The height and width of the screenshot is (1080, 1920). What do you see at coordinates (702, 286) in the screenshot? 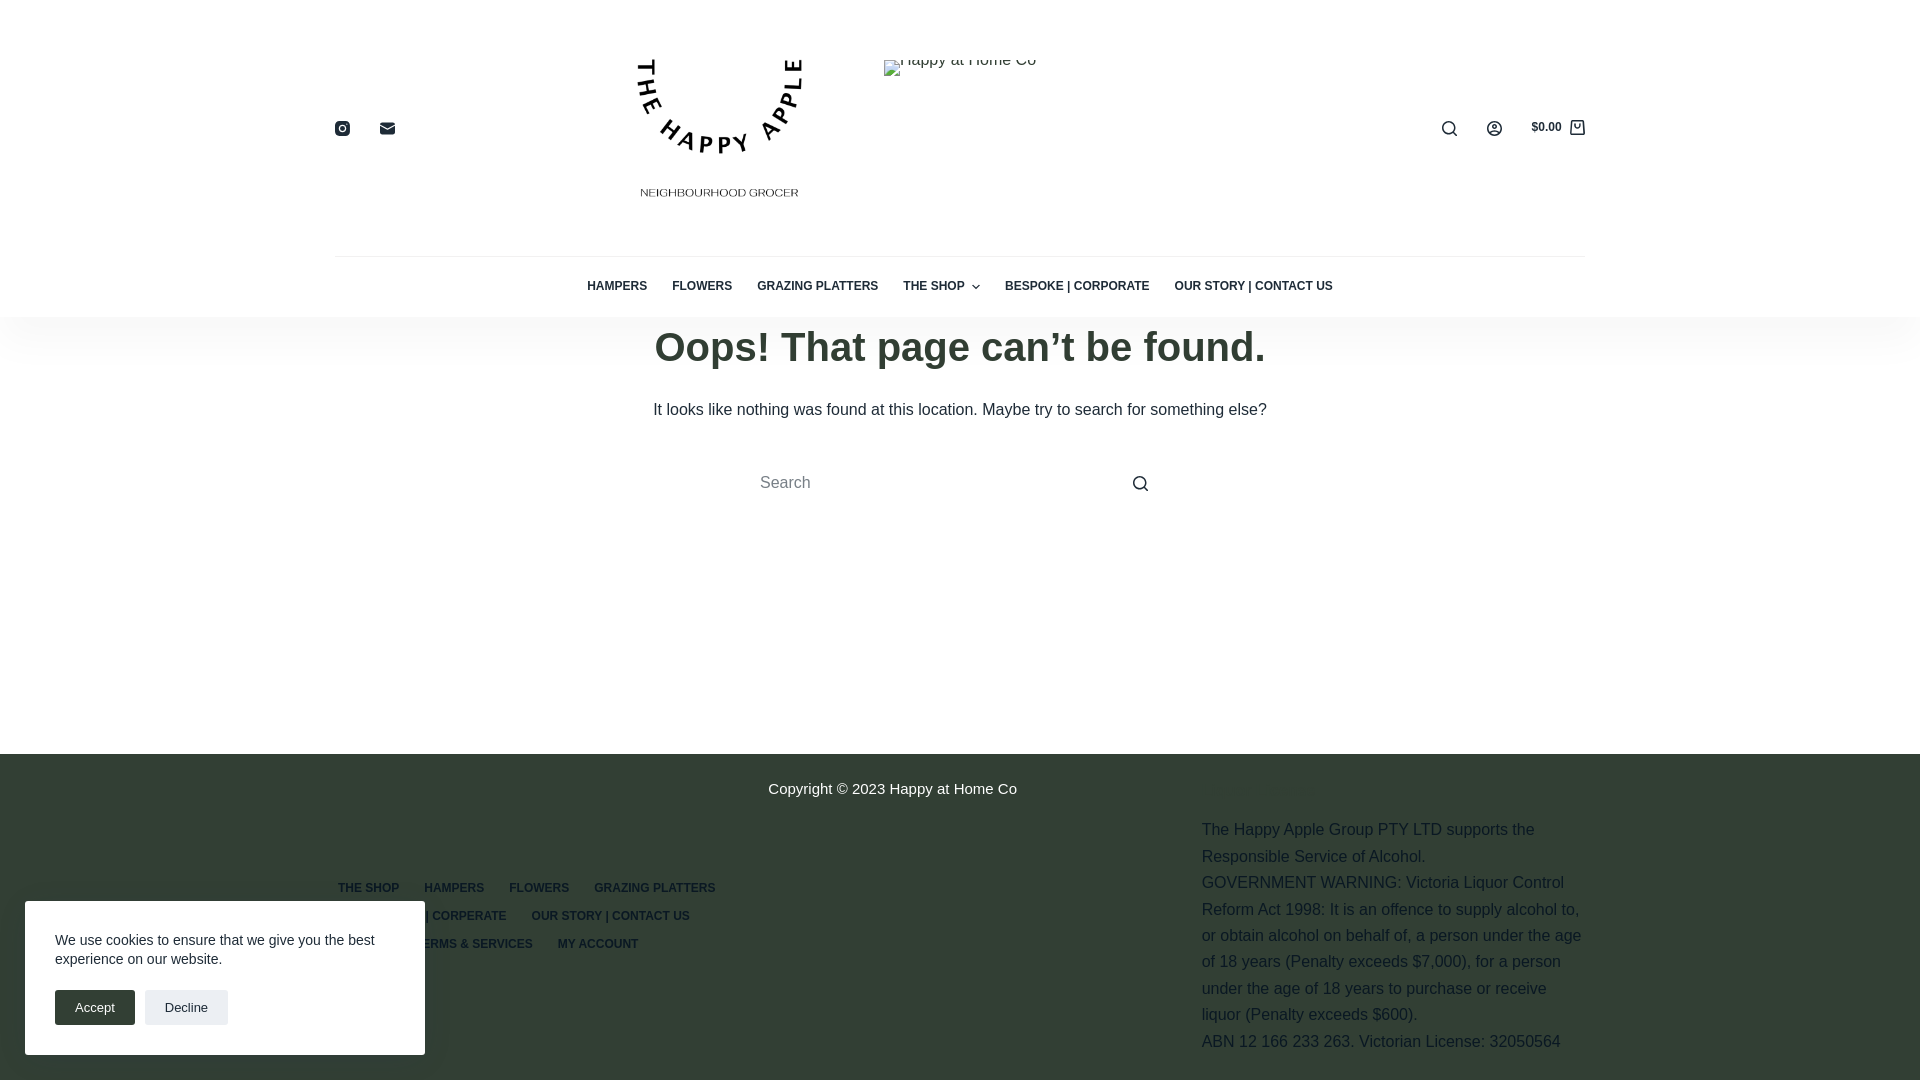
I see `'FLOWERS'` at bounding box center [702, 286].